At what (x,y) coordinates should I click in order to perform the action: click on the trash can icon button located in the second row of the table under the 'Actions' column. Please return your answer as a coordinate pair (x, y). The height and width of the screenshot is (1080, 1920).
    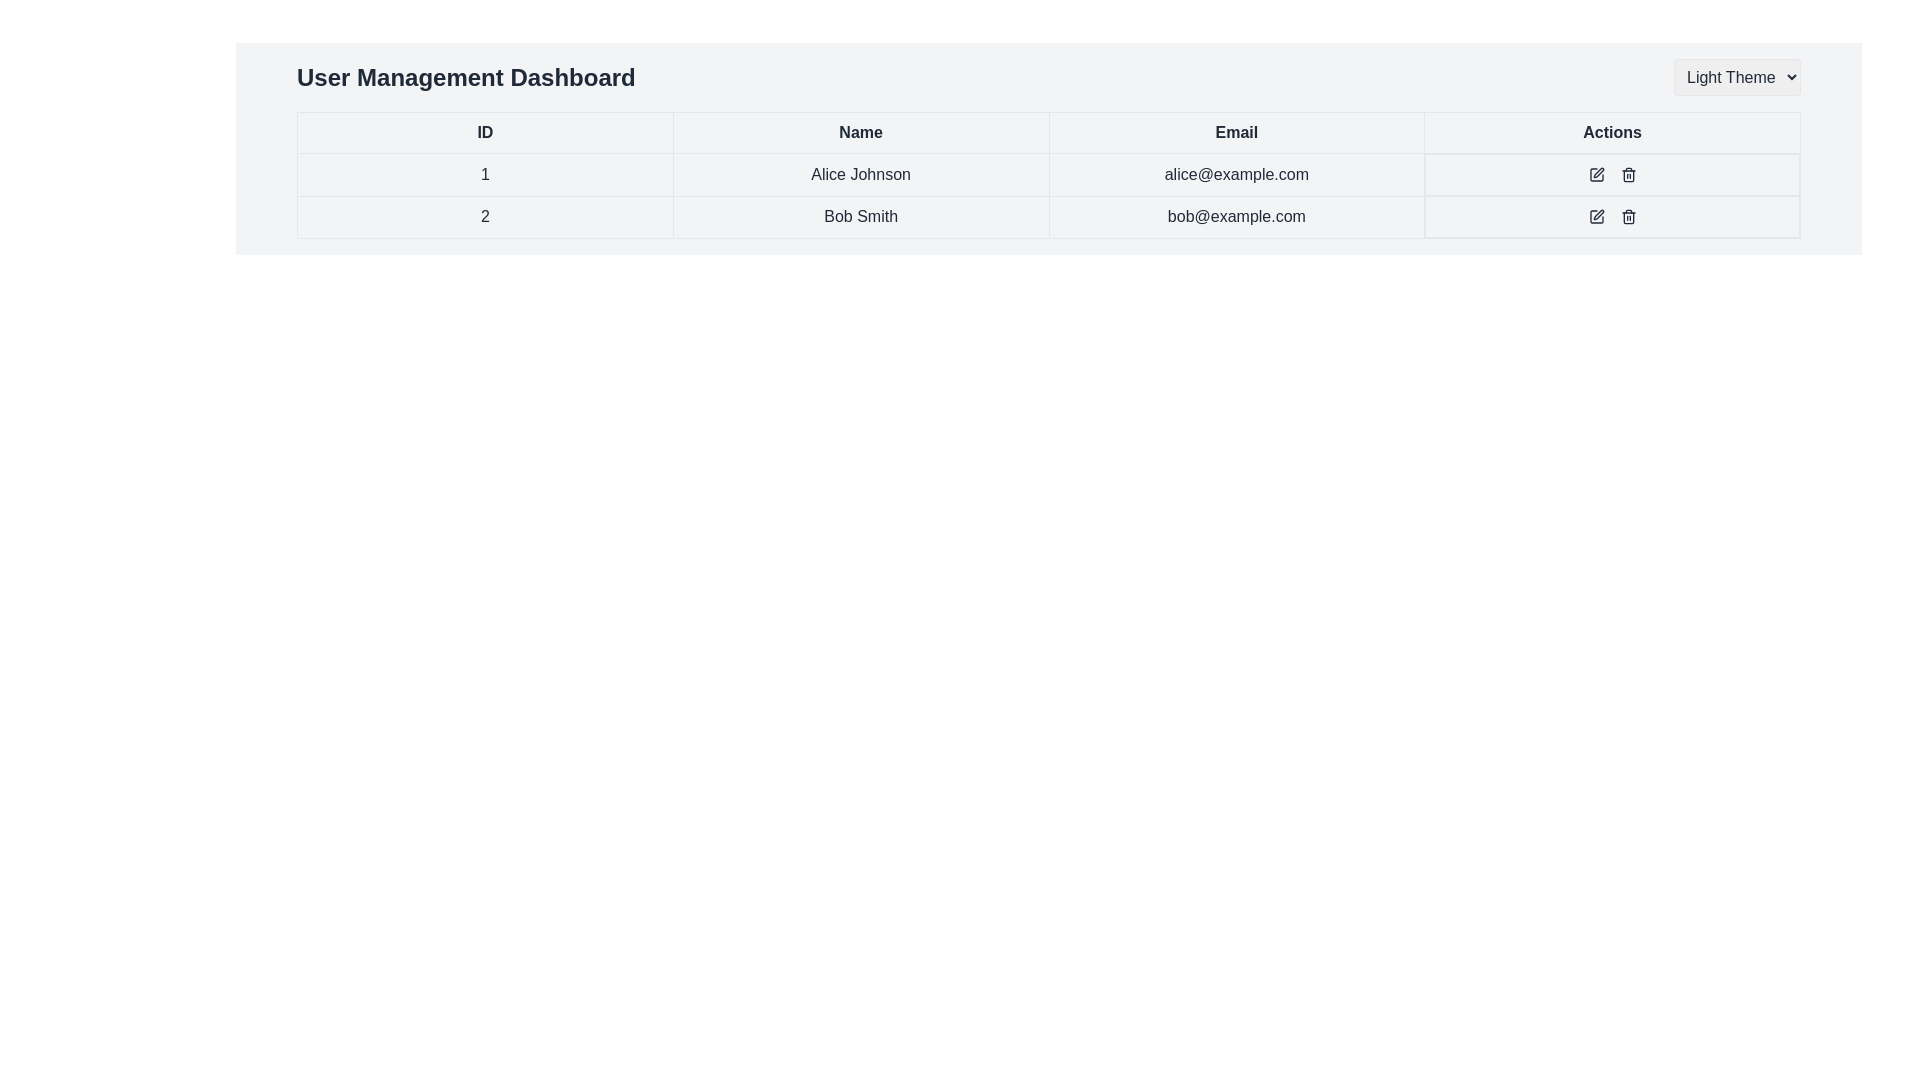
    Looking at the image, I should click on (1628, 173).